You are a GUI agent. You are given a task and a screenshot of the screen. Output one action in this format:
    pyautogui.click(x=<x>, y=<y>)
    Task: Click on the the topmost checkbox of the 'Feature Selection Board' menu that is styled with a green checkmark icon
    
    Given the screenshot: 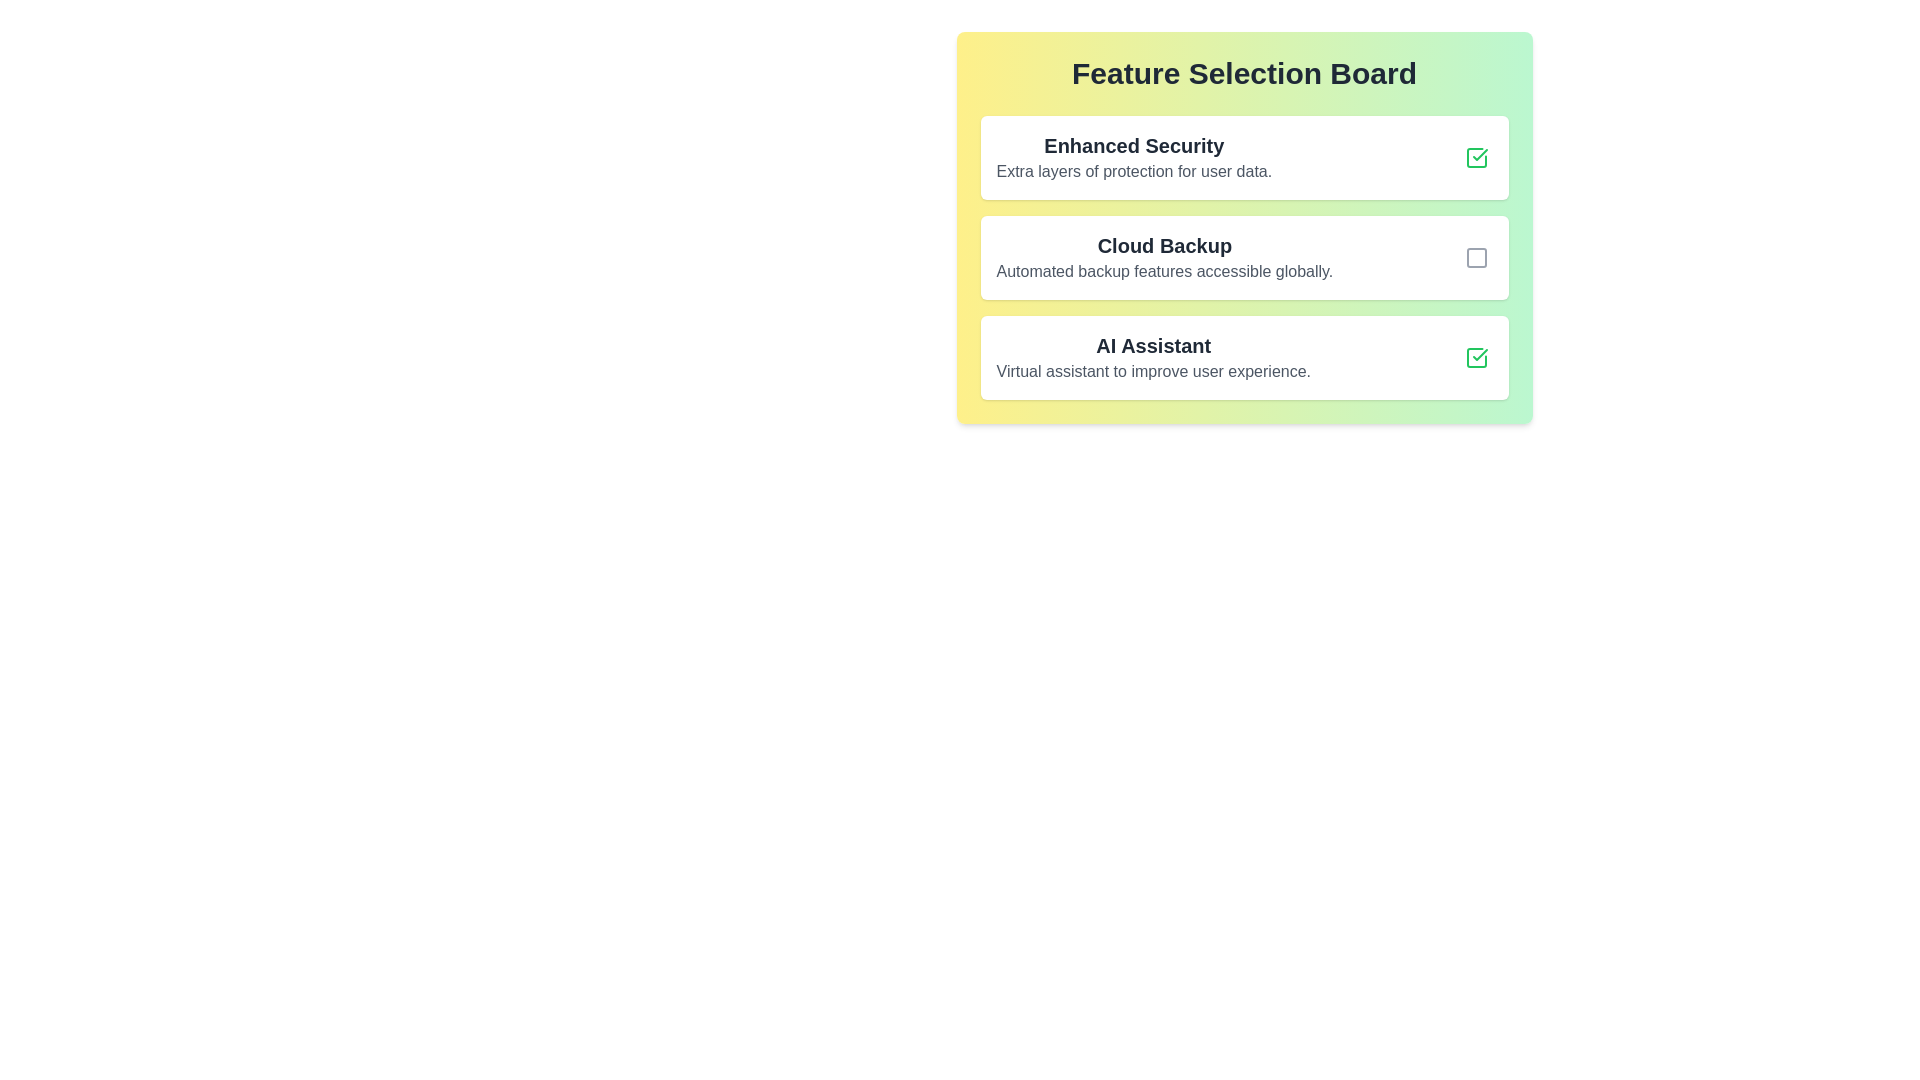 What is the action you would take?
    pyautogui.click(x=1476, y=157)
    